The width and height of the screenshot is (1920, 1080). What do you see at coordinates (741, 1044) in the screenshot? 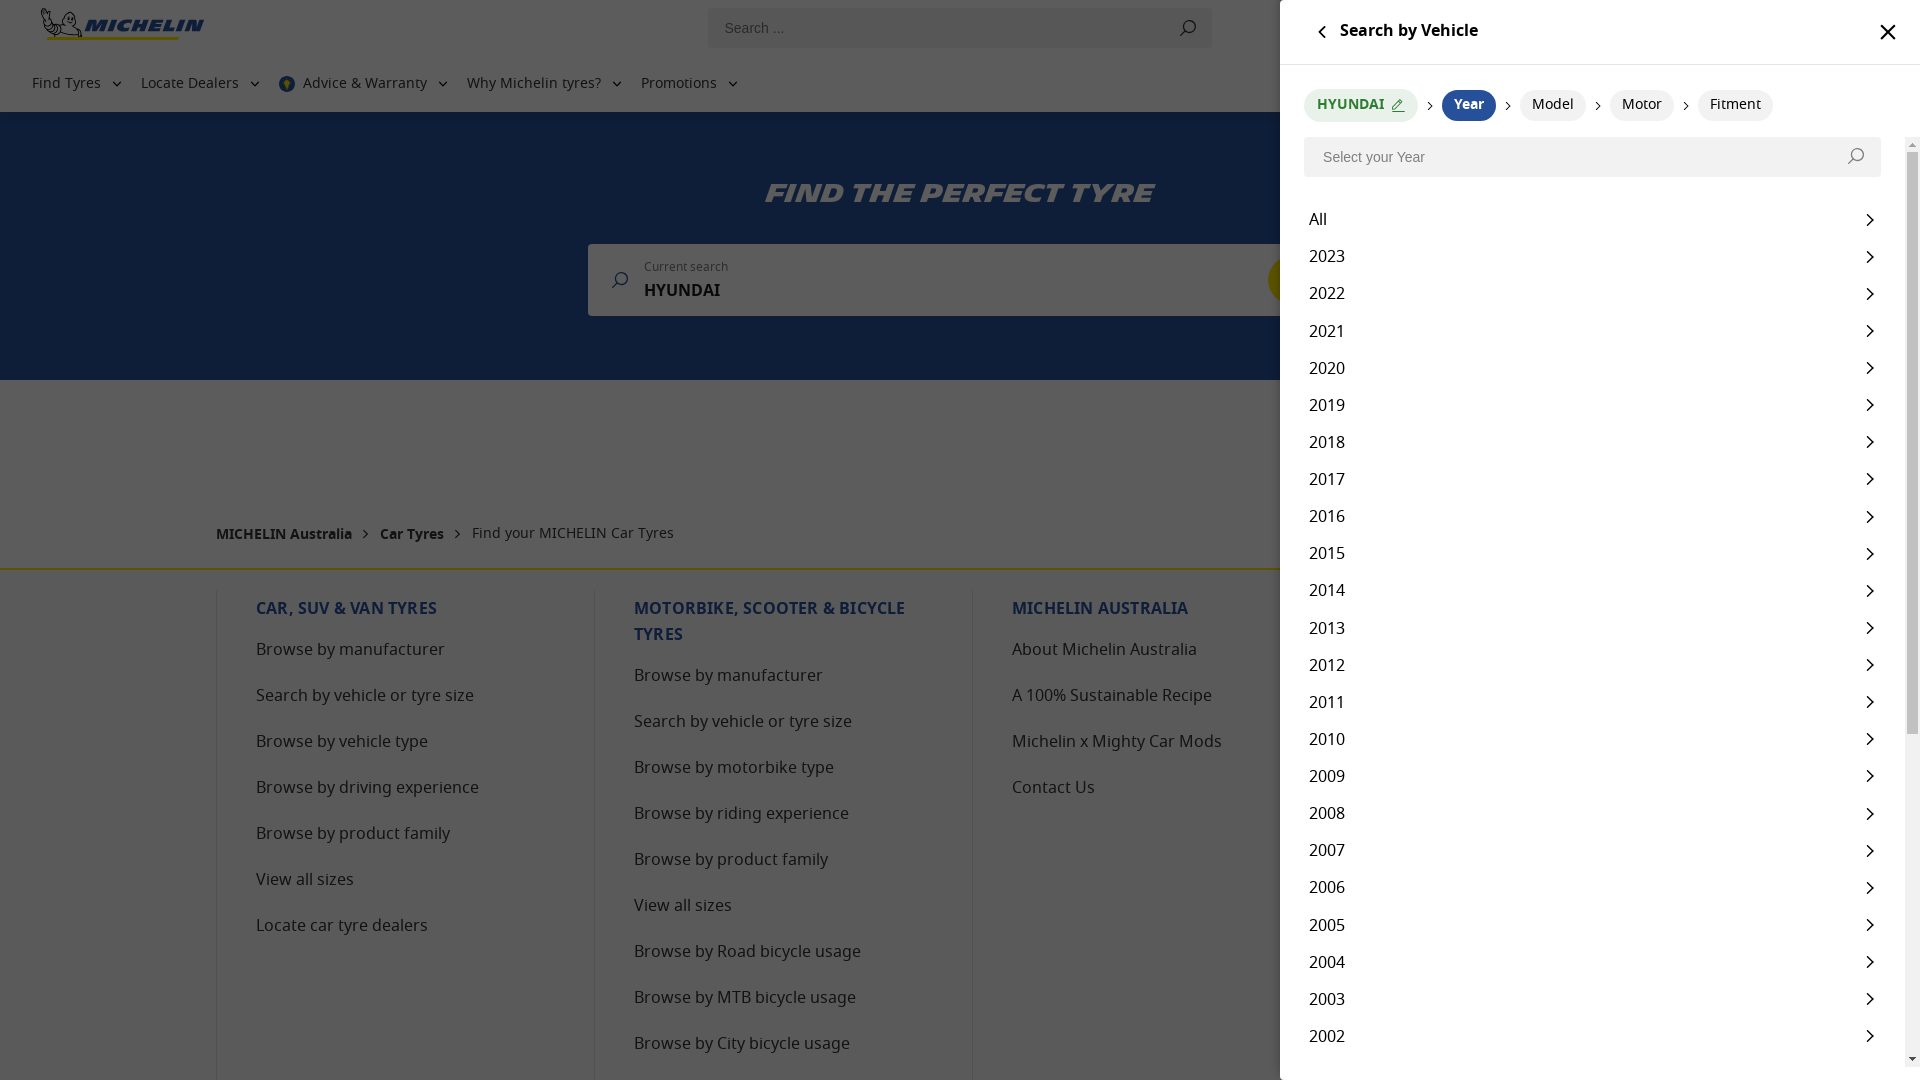
I see `'Browse by City bicycle usage'` at bounding box center [741, 1044].